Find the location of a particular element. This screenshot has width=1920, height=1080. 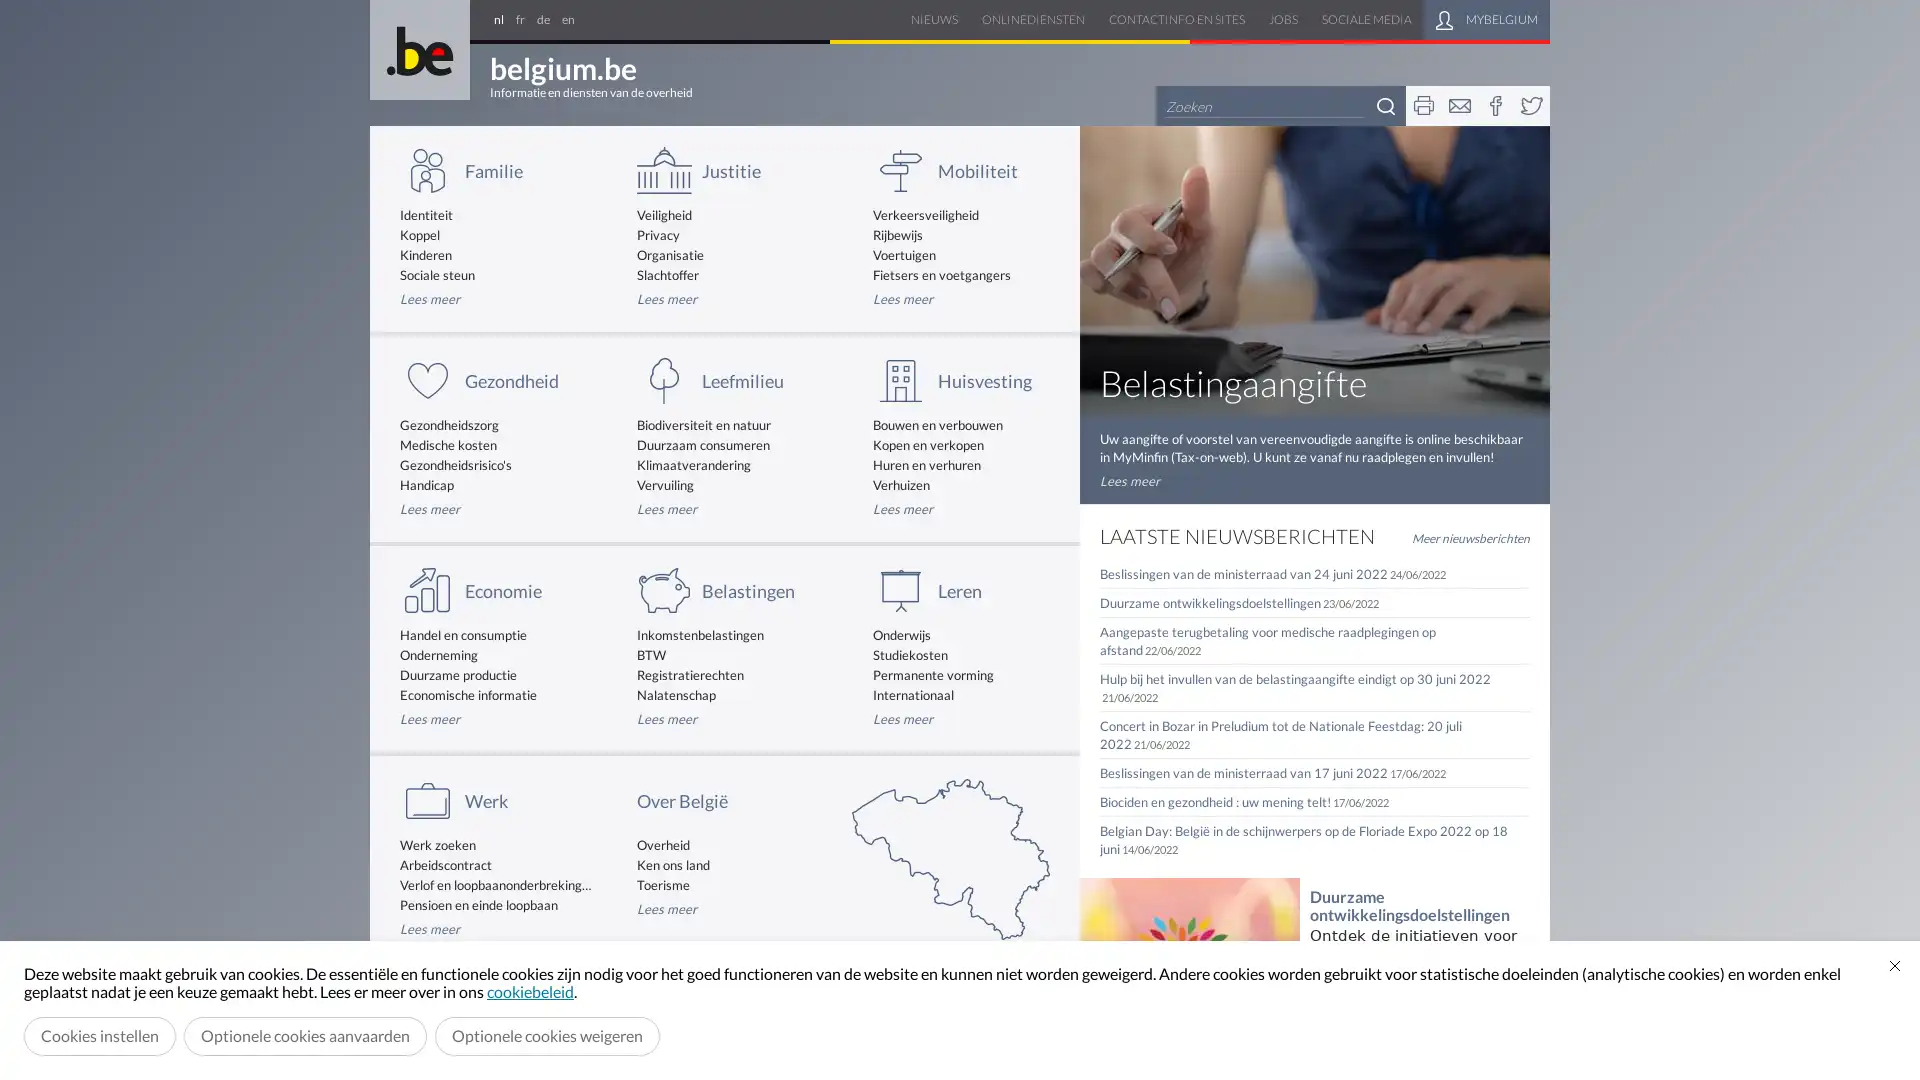

Optionele cookies aanvaarden is located at coordinates (304, 1035).